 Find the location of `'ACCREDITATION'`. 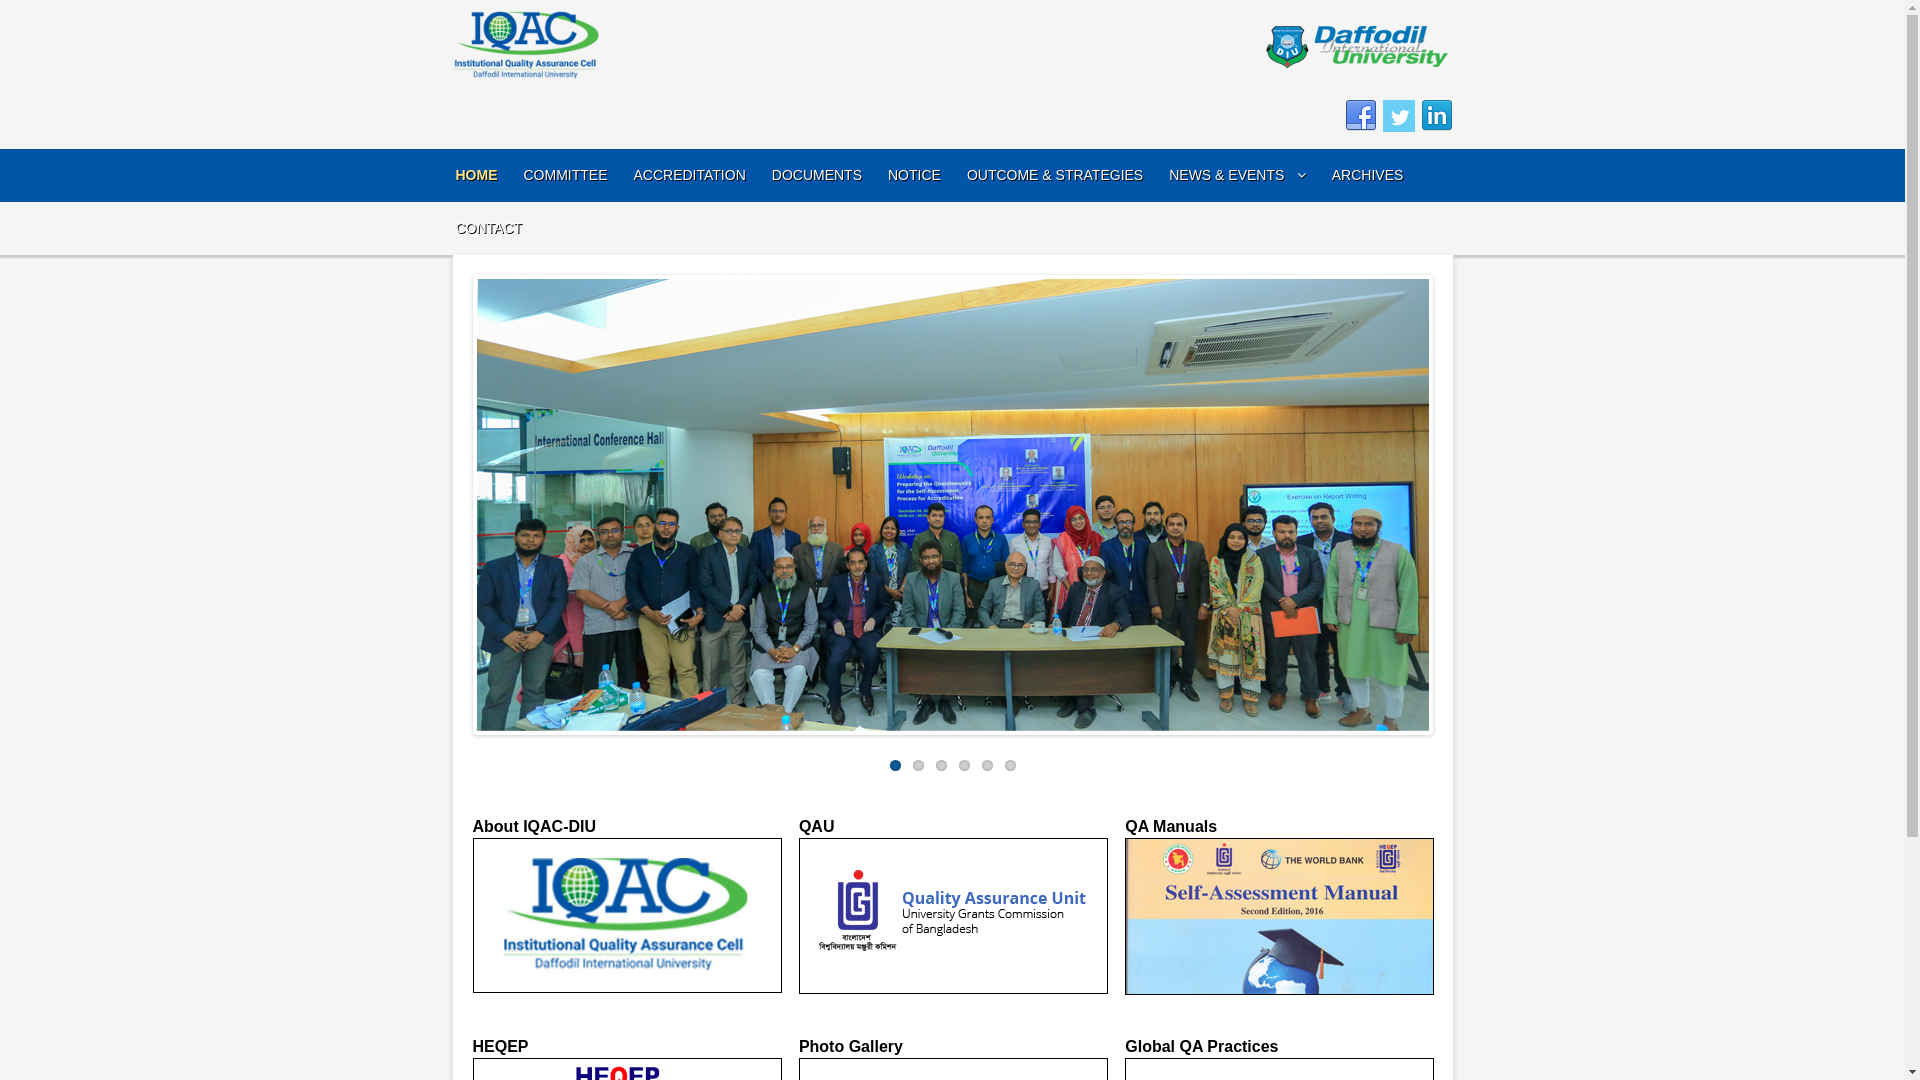

'ACCREDITATION' is located at coordinates (690, 174).